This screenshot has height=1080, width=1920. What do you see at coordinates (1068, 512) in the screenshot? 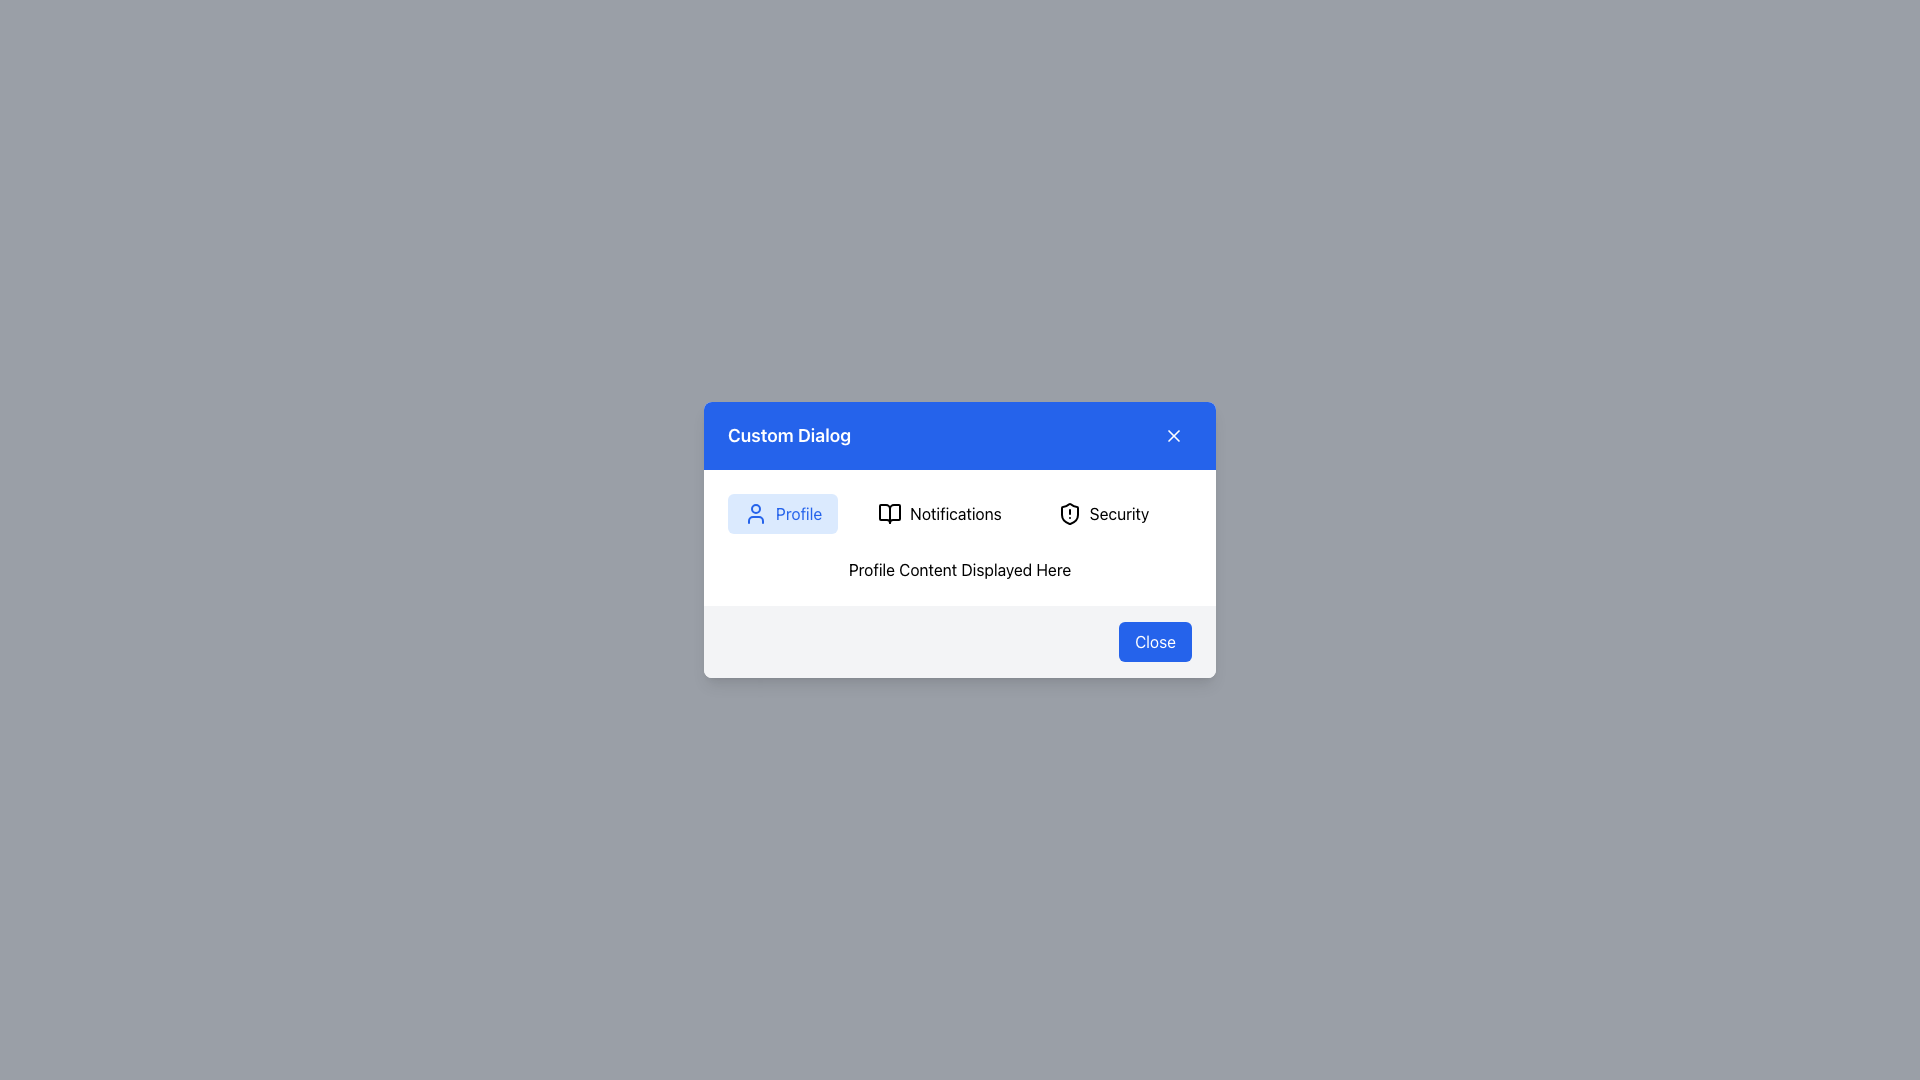
I see `the shield-shaped security icon located in the top-right corner of the 'Security' section of the interface` at bounding box center [1068, 512].